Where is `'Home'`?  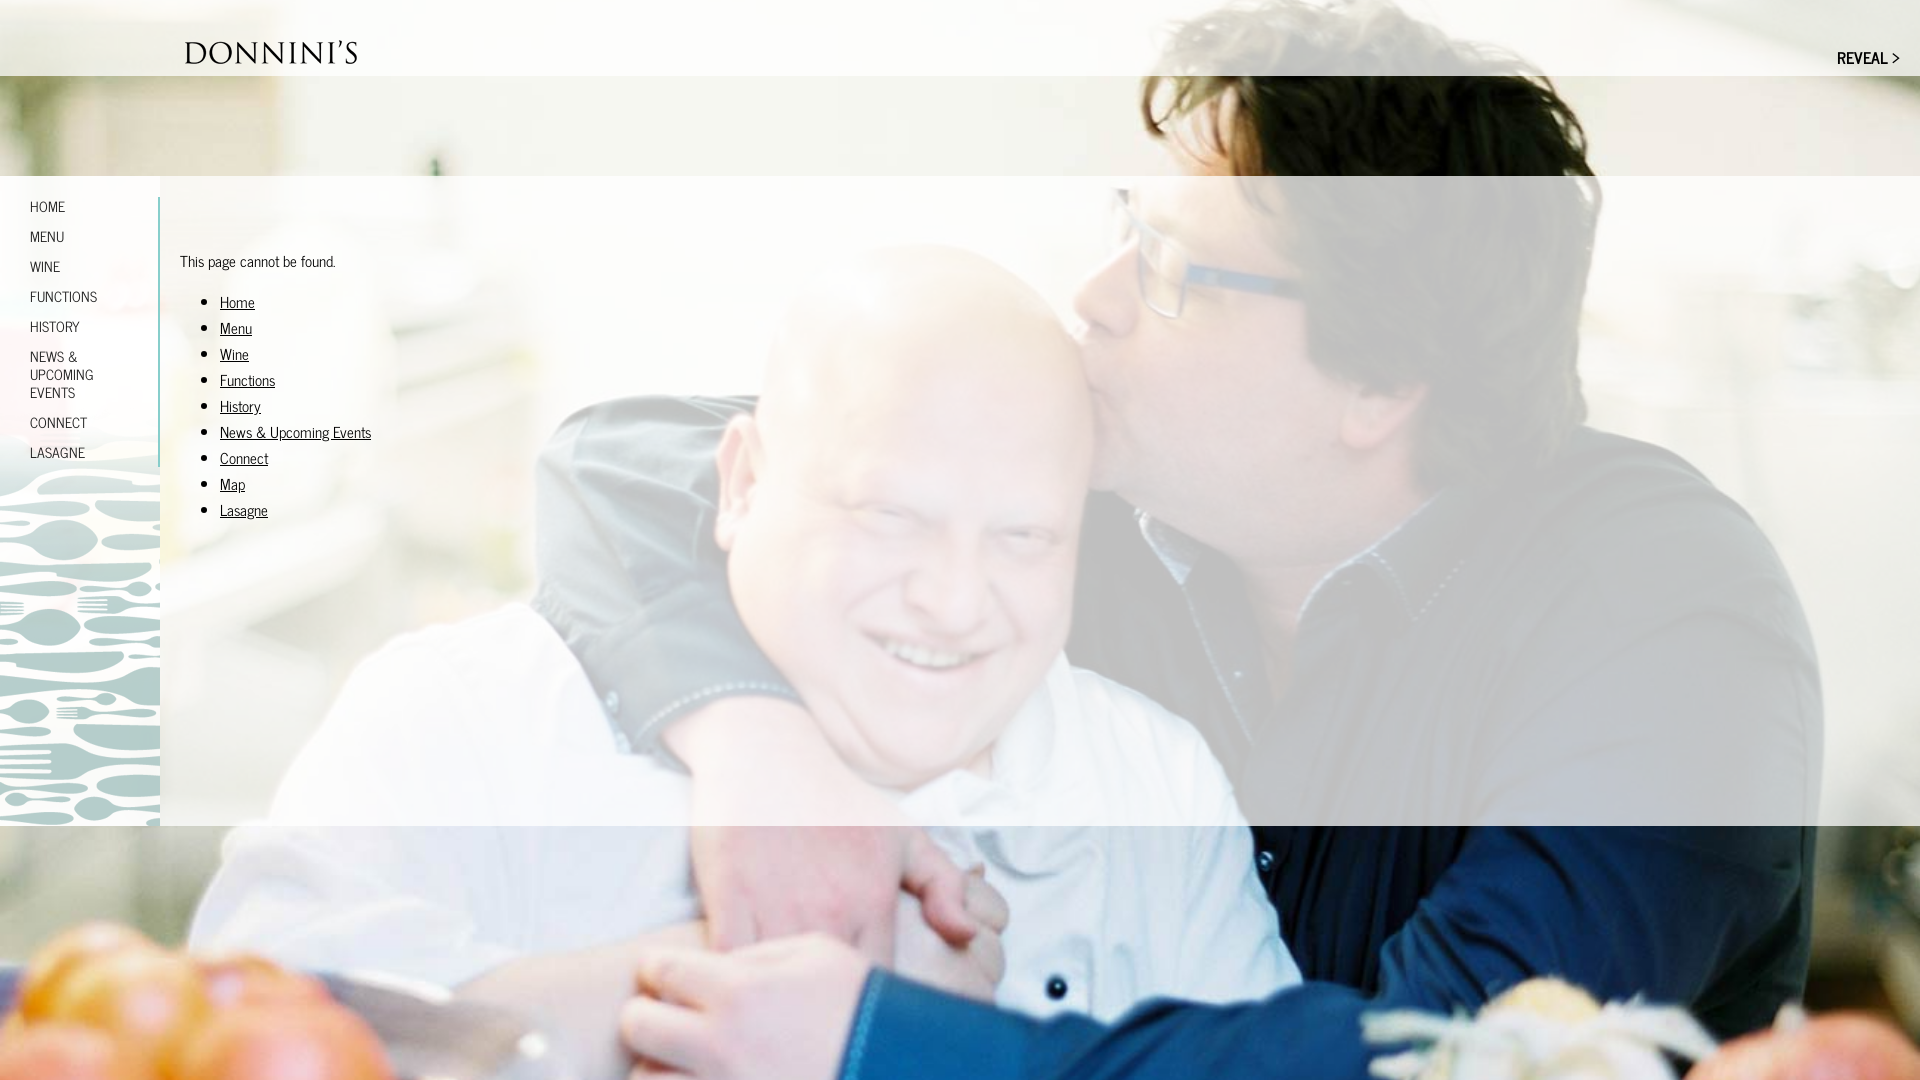
'Home' is located at coordinates (237, 301).